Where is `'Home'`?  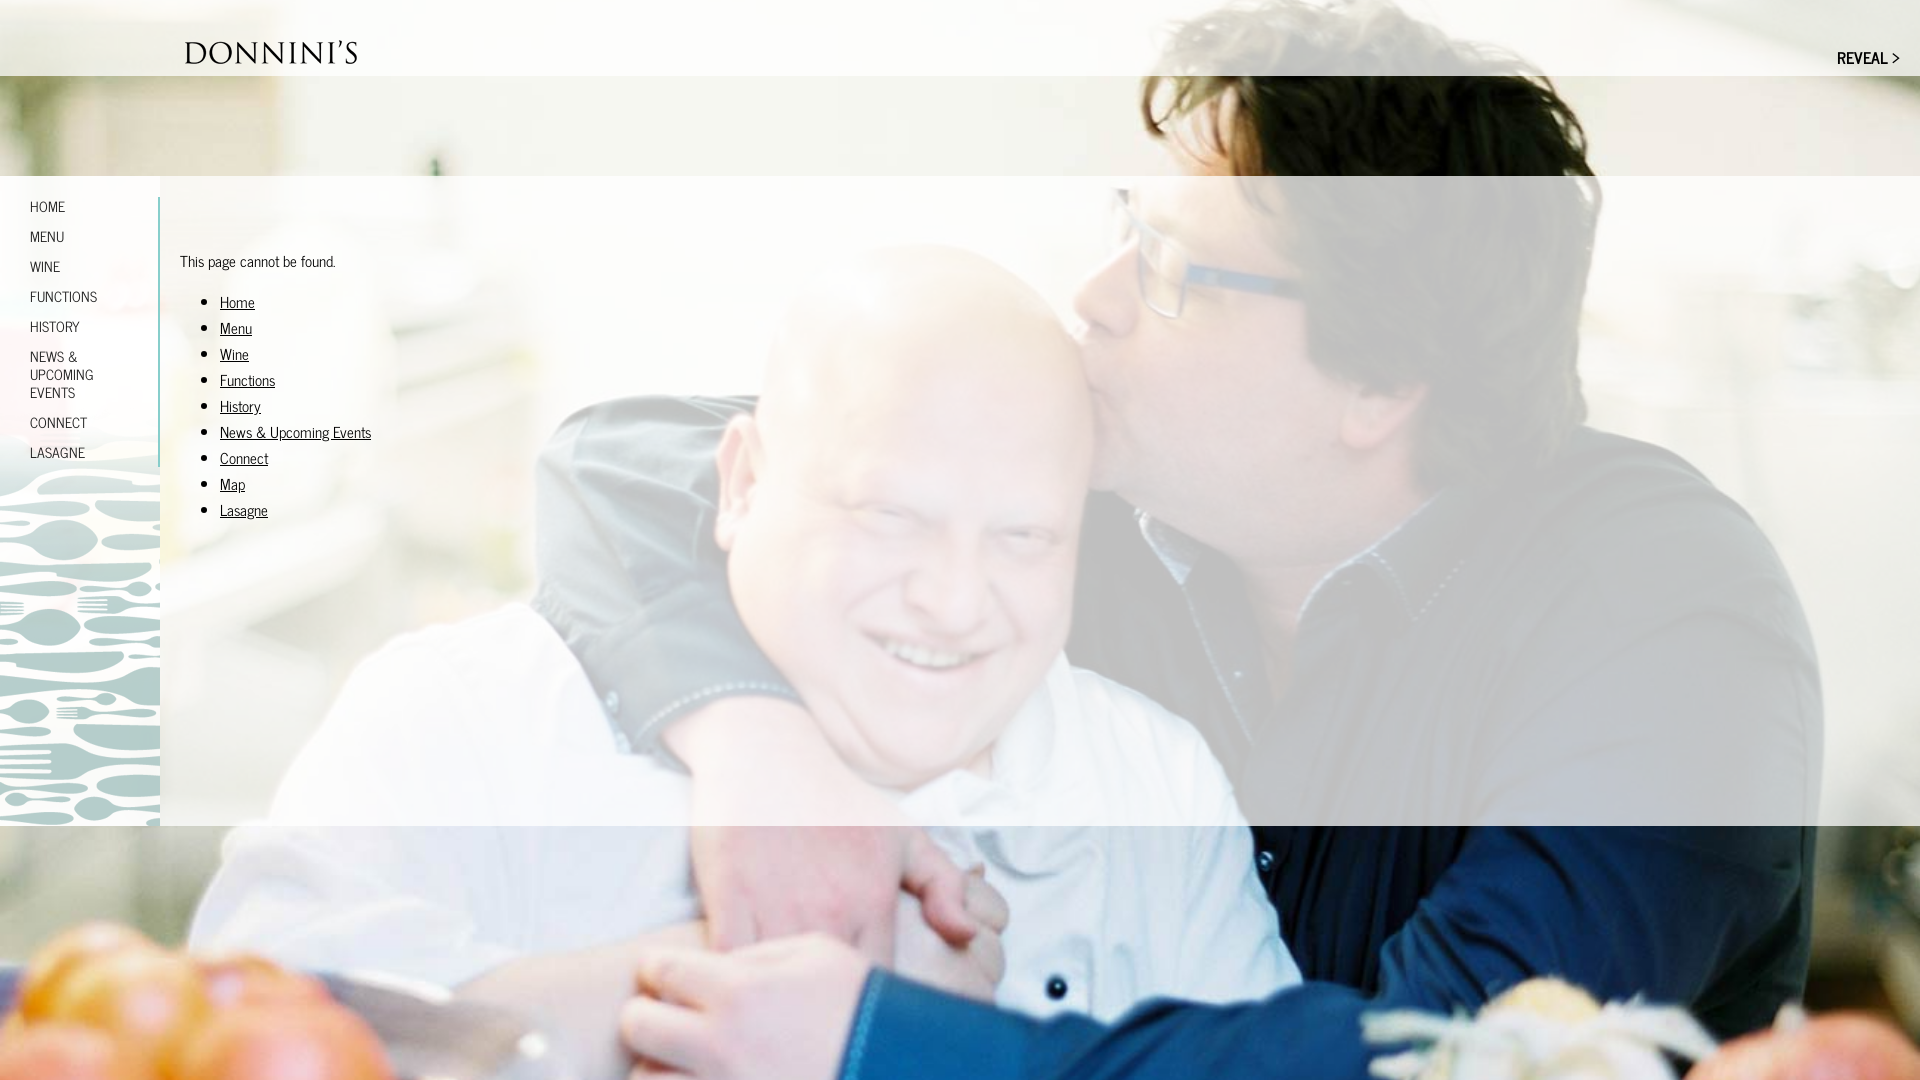
'Home' is located at coordinates (237, 301).